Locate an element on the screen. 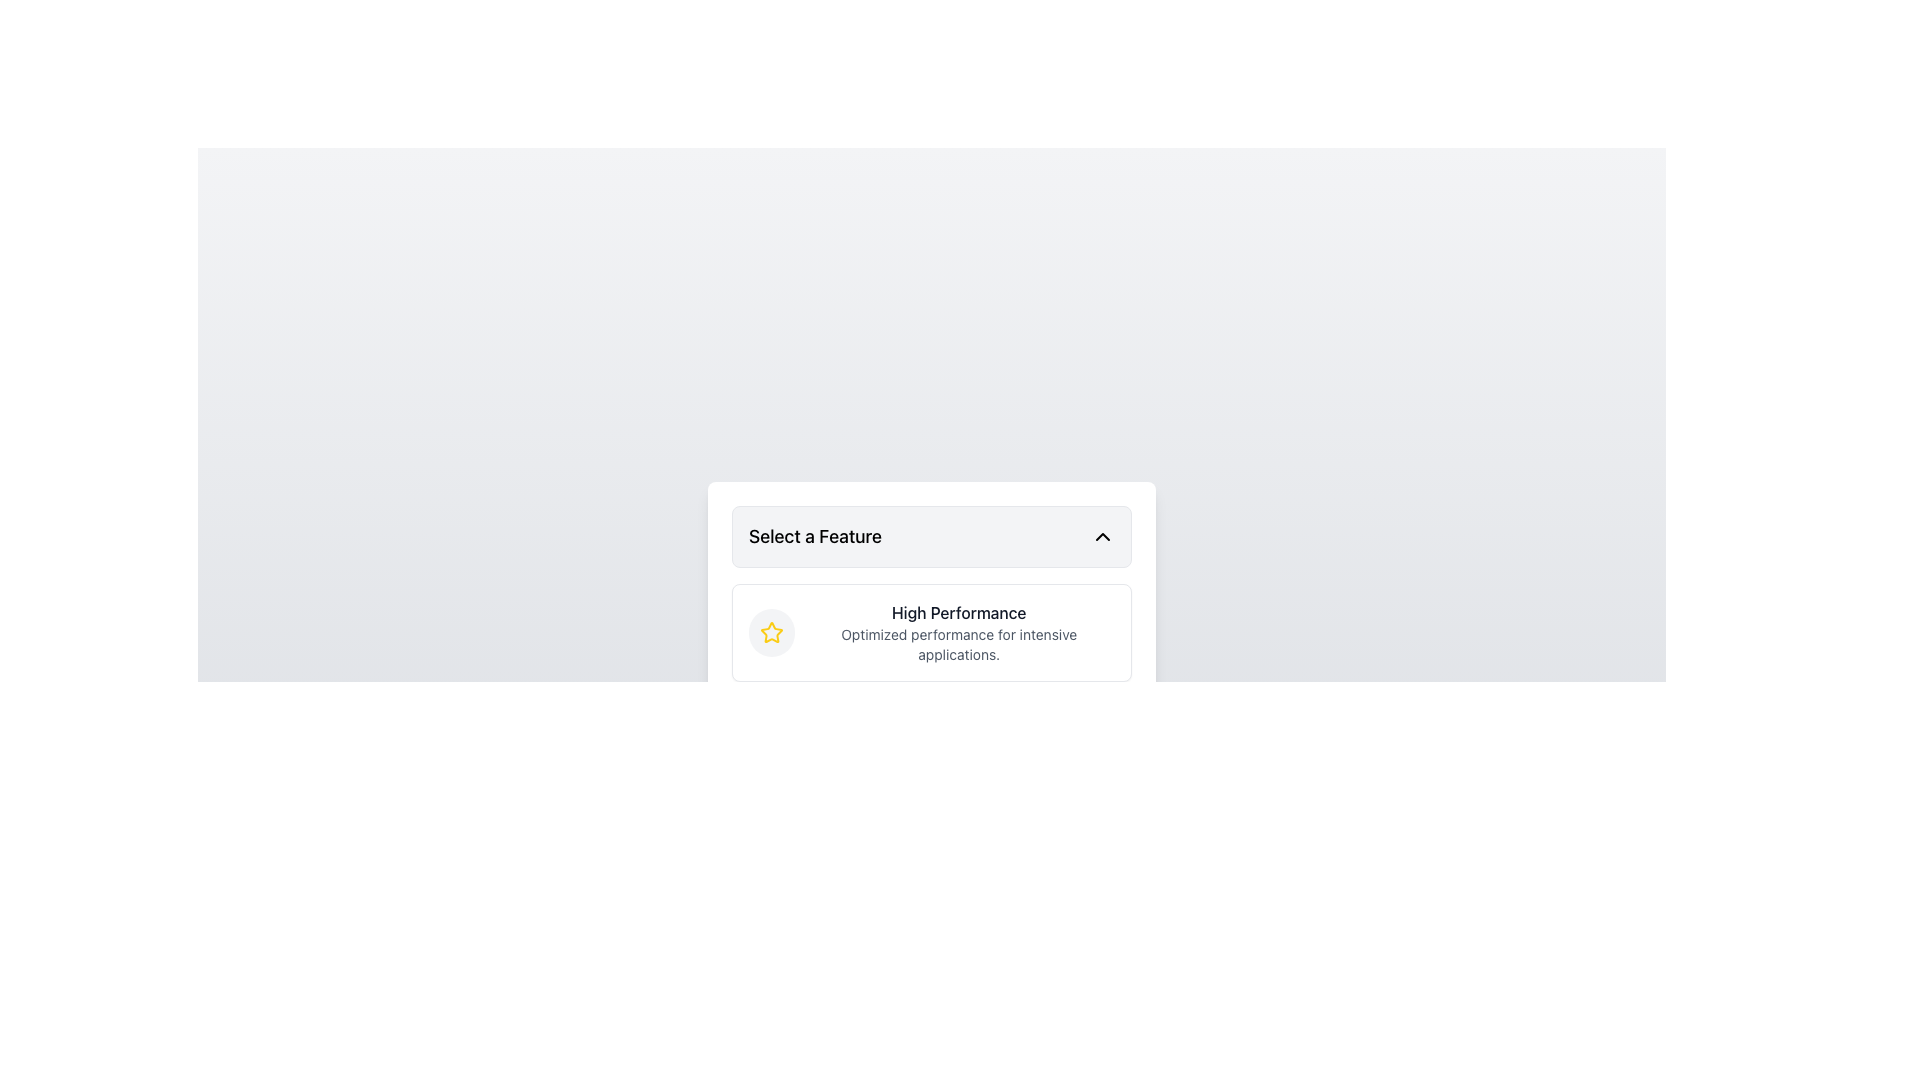 The image size is (1920, 1080). the circular Iconic button with a light gray background and a yellow star icon, located to the left of the text 'High Performance' and 'Optimized performance for intensive applications.' is located at coordinates (771, 632).